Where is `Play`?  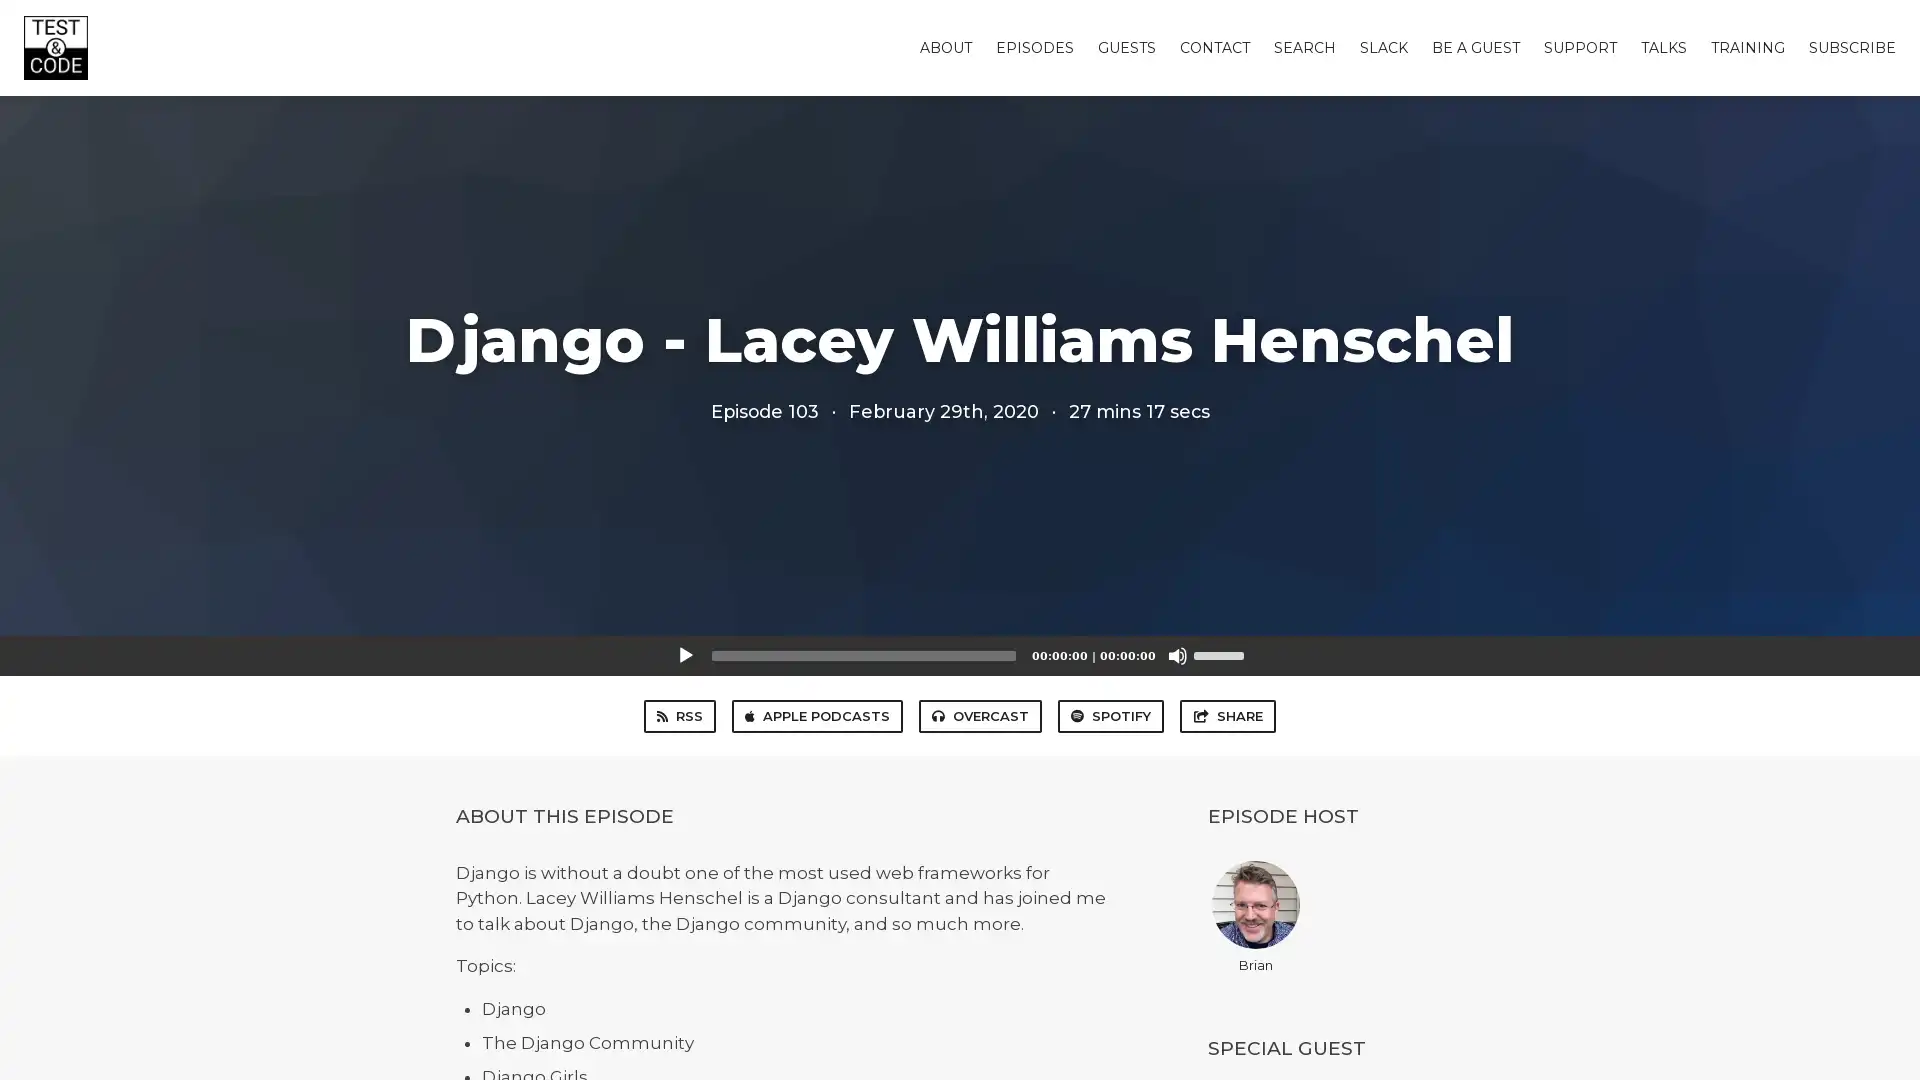
Play is located at coordinates (686, 655).